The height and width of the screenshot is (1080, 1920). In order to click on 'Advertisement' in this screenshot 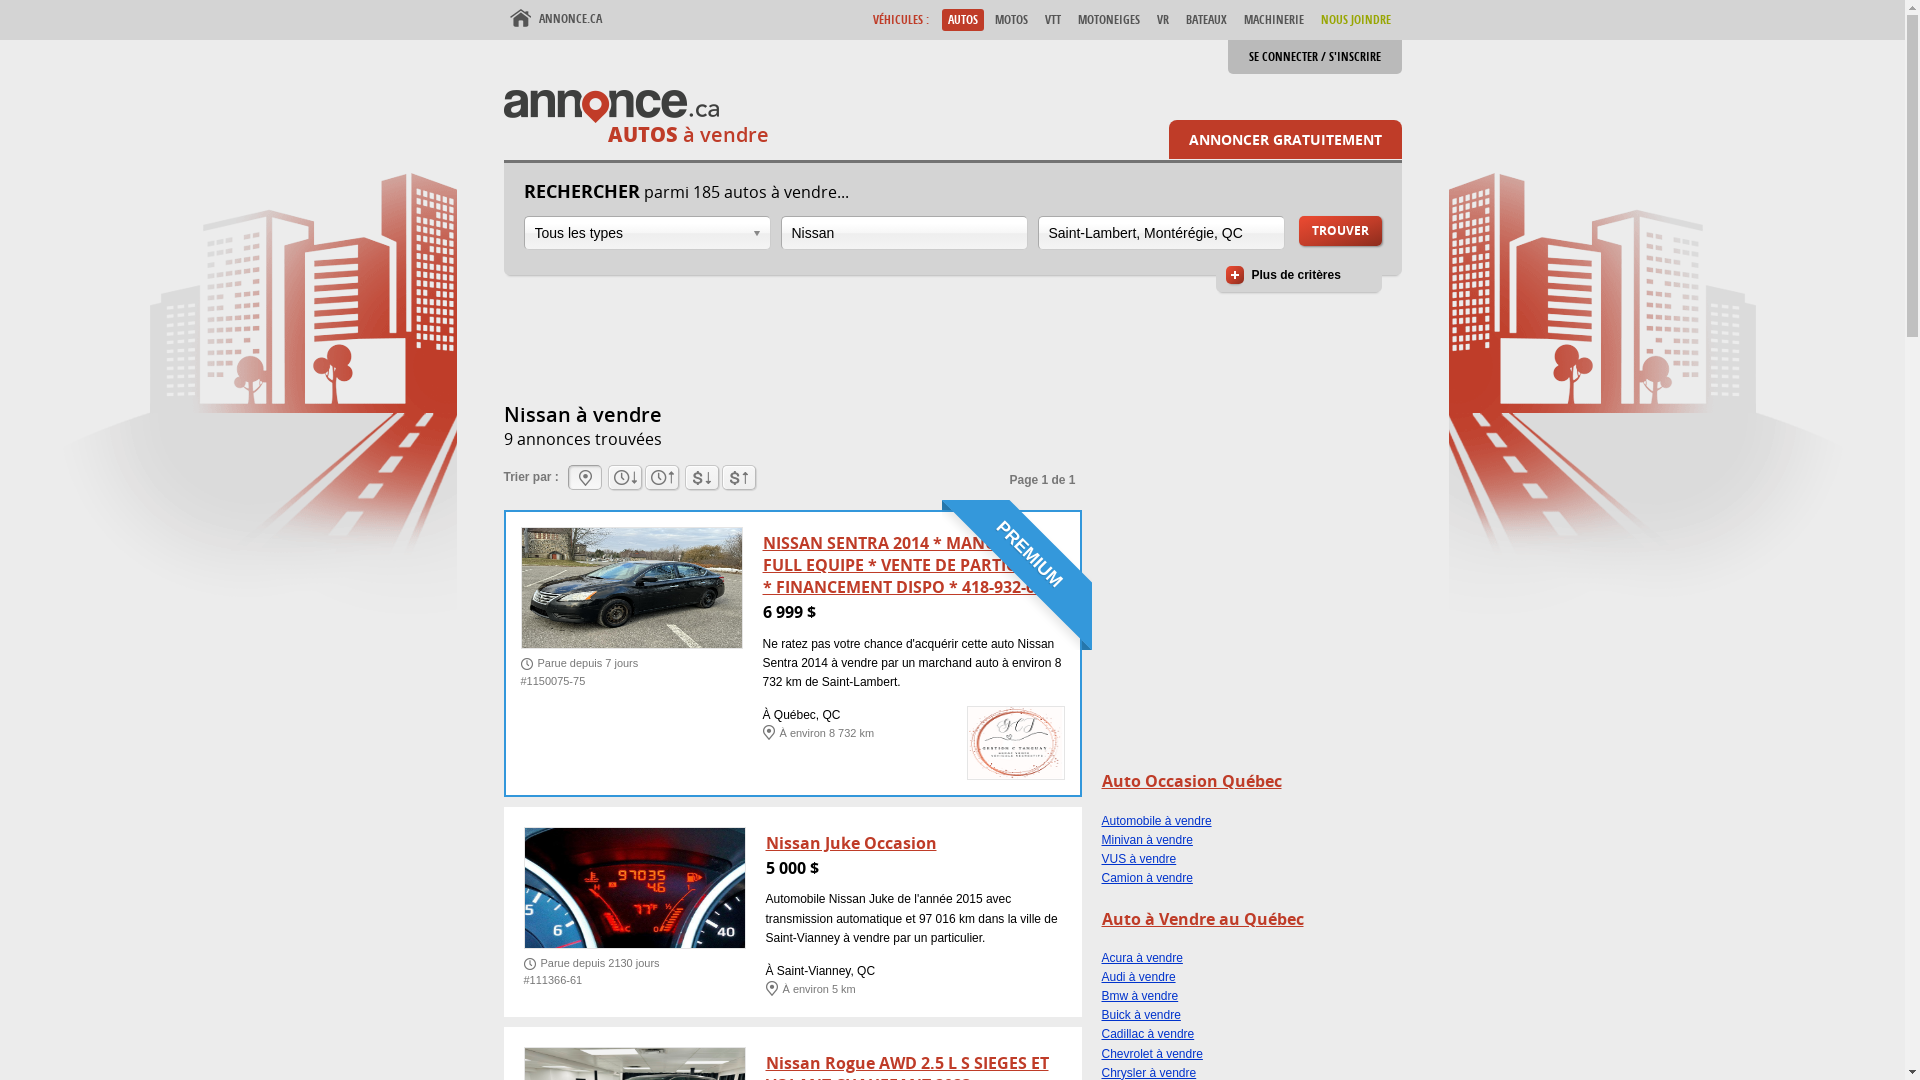, I will do `click(1251, 635)`.